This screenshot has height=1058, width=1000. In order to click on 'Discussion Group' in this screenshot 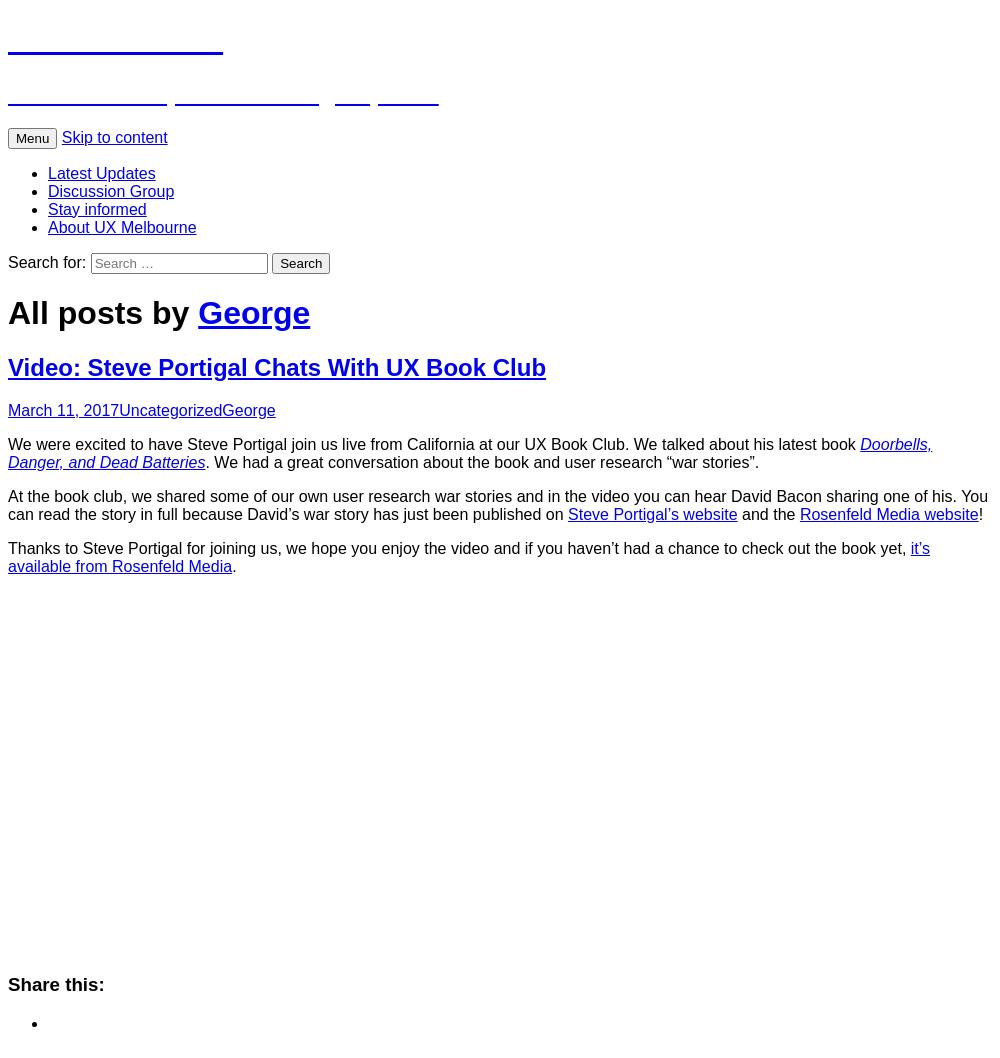, I will do `click(110, 190)`.